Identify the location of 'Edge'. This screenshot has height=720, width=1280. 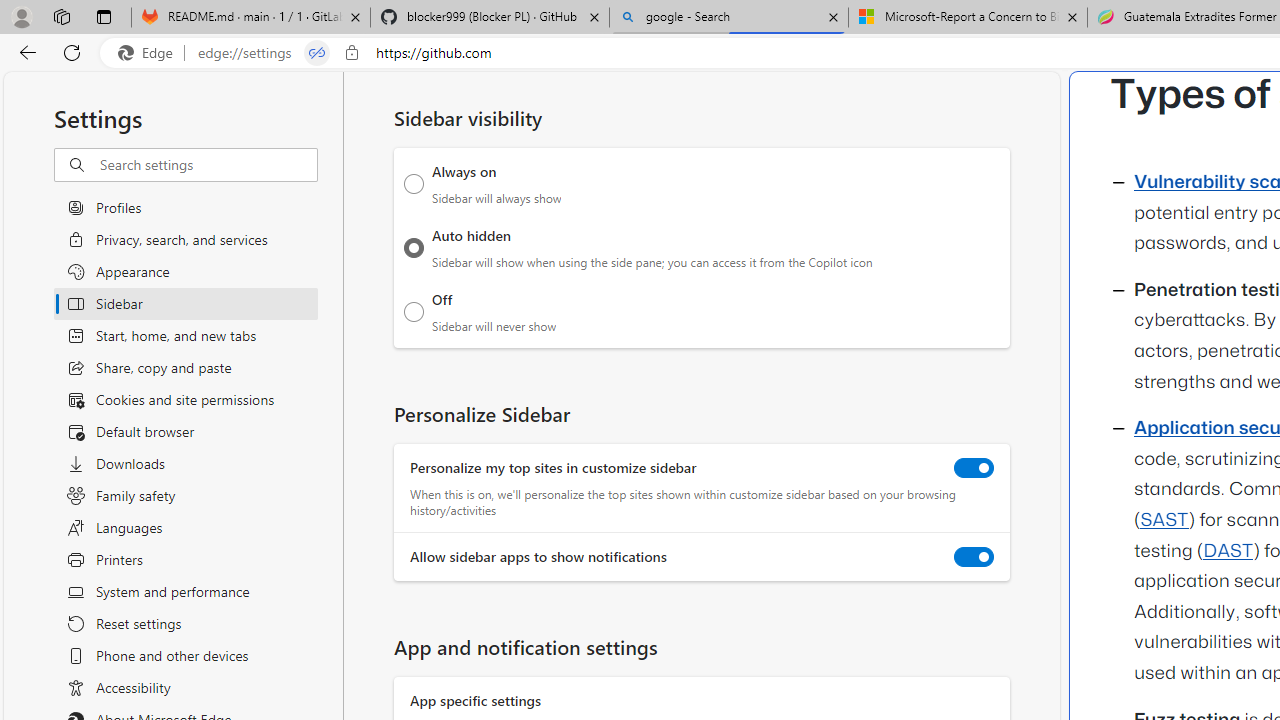
(149, 52).